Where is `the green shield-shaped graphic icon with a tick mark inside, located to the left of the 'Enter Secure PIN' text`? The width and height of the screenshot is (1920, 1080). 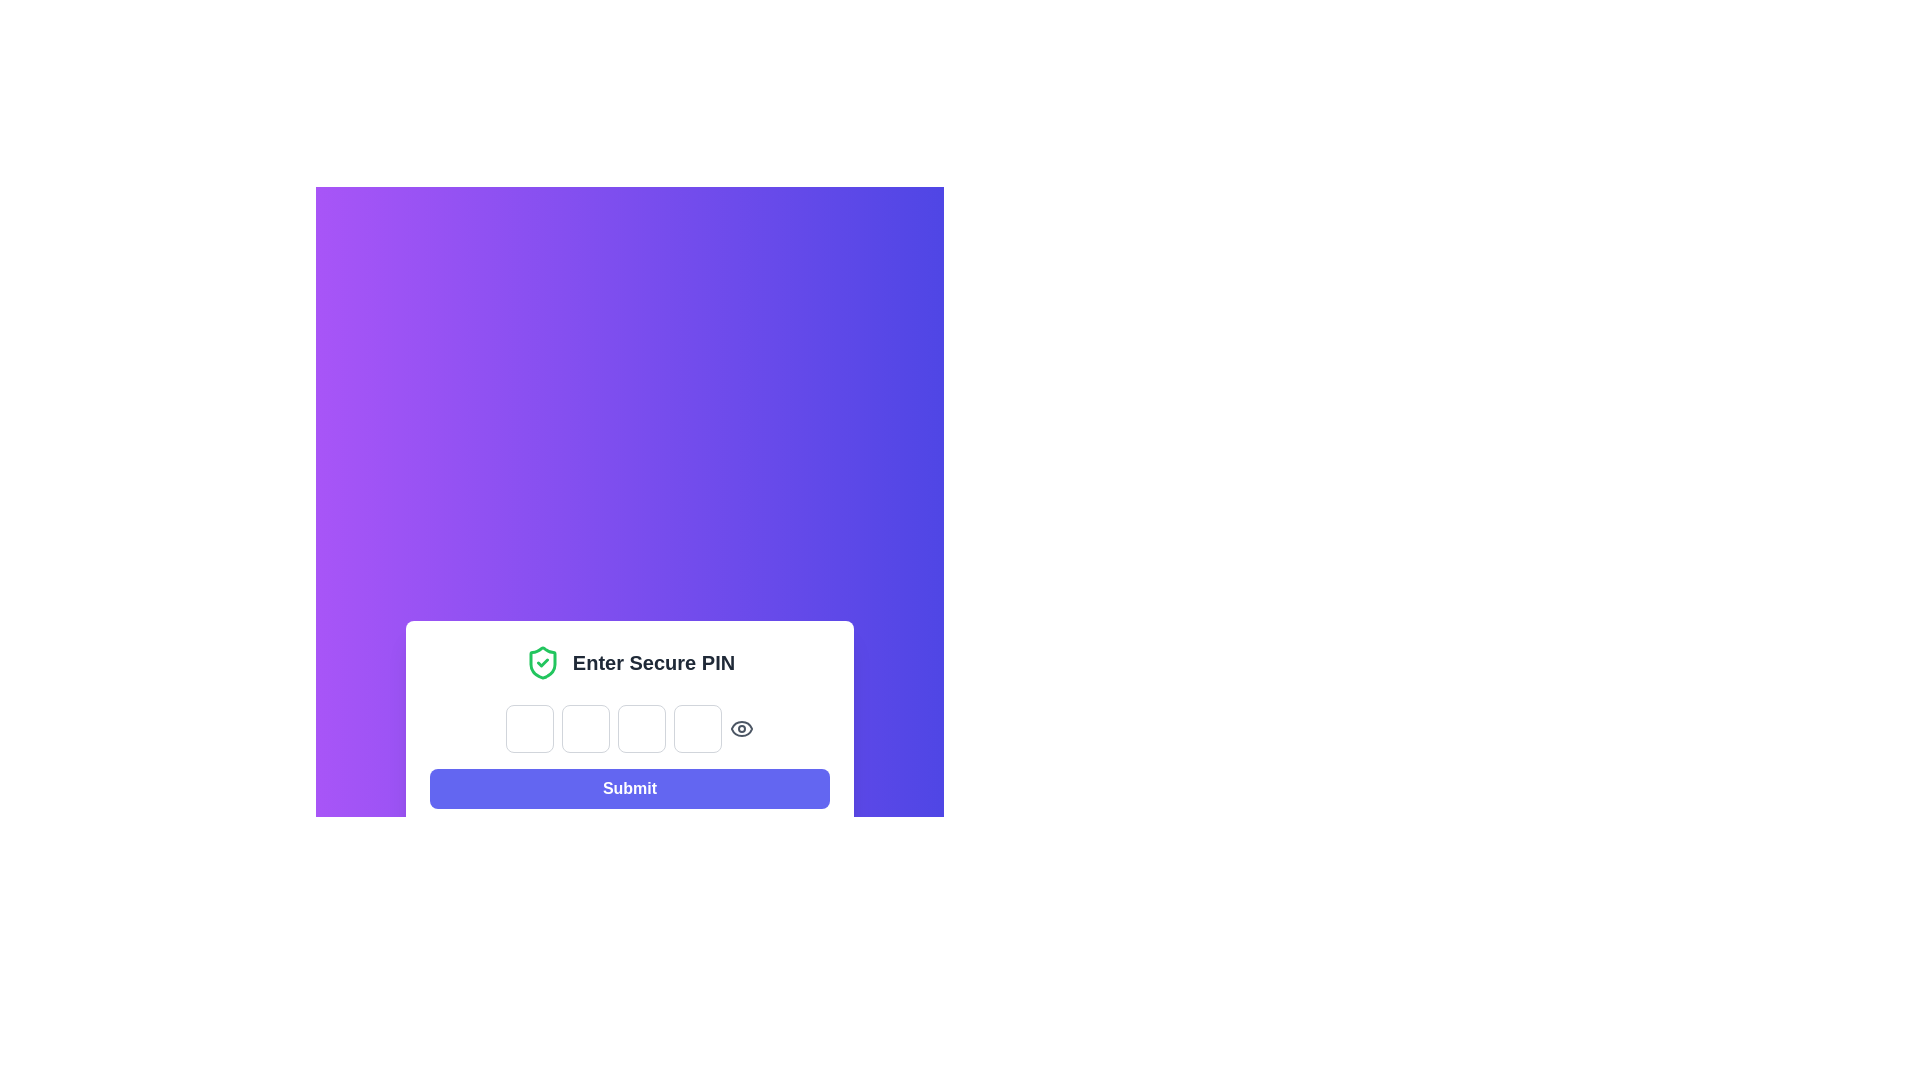 the green shield-shaped graphic icon with a tick mark inside, located to the left of the 'Enter Secure PIN' text is located at coordinates (542, 663).